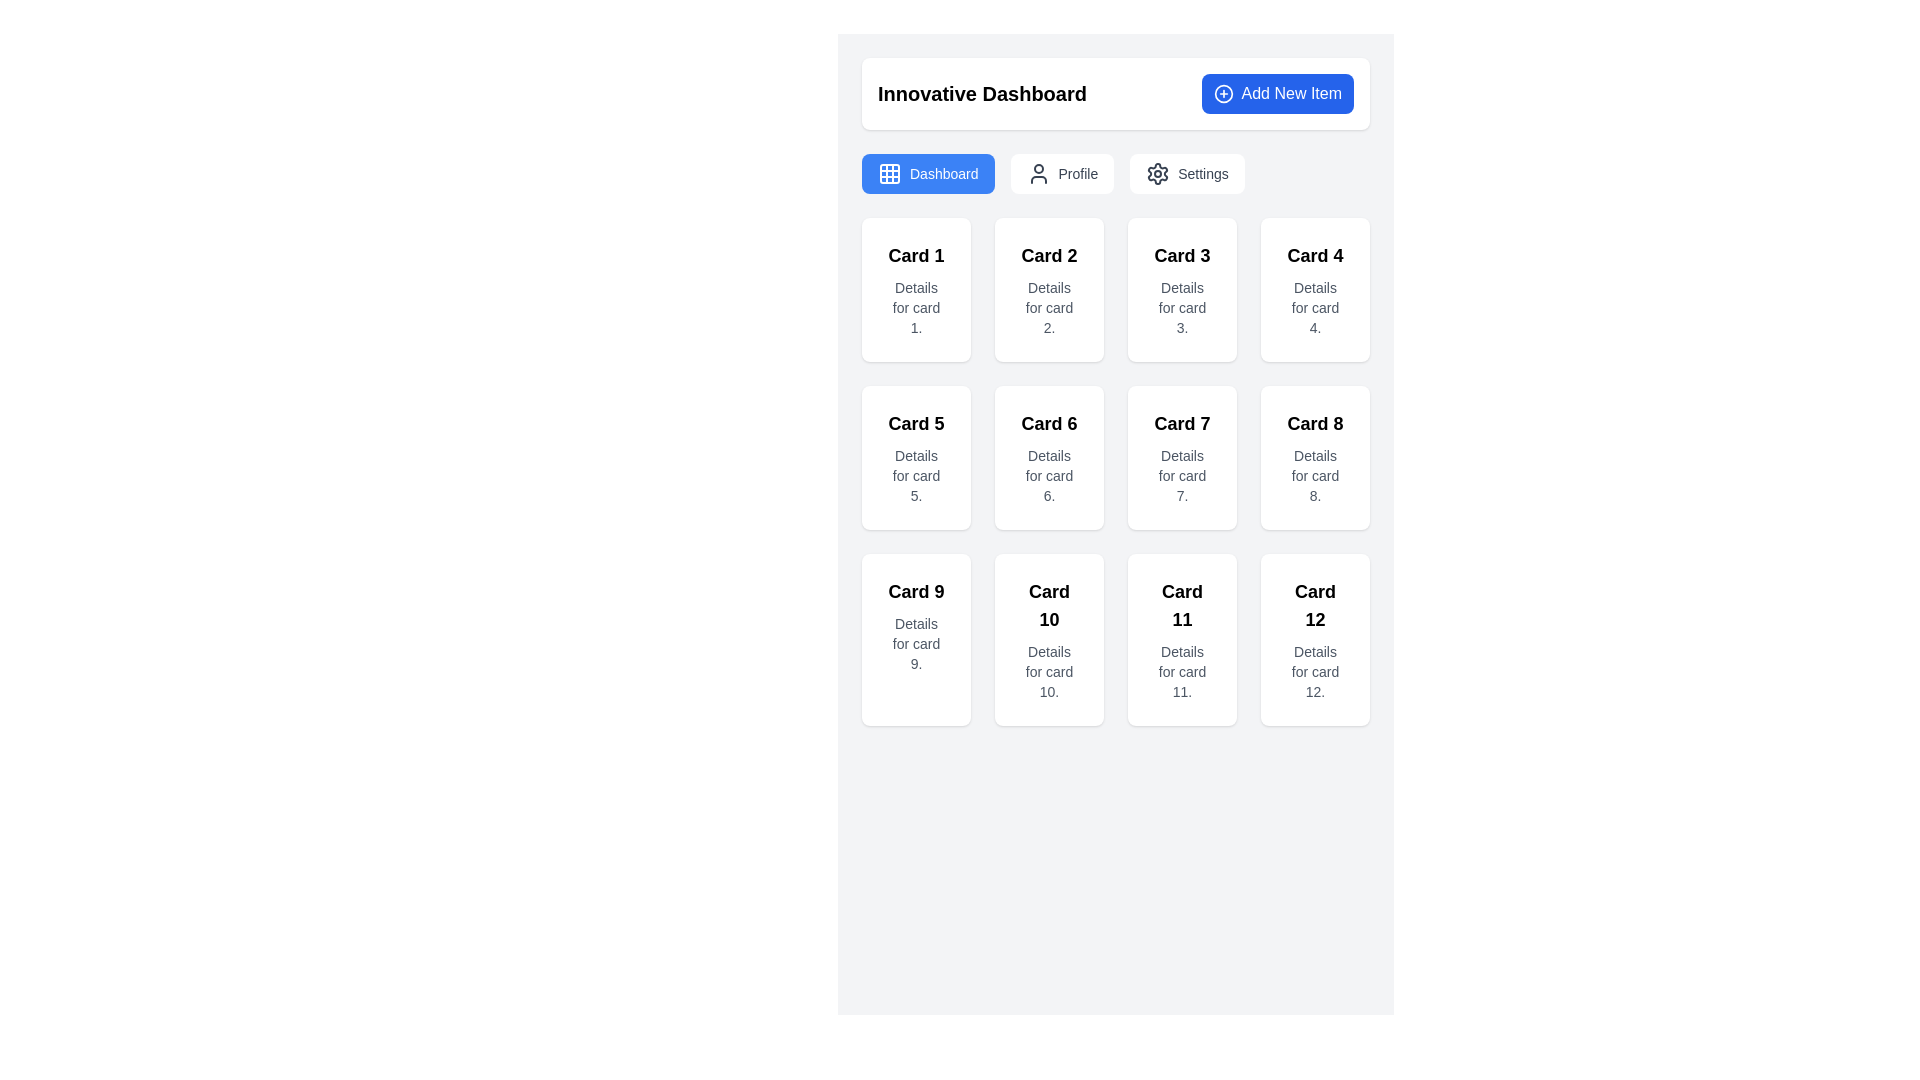 The height and width of the screenshot is (1080, 1920). Describe the element at coordinates (1315, 254) in the screenshot. I see `text label that serves as the title of the card identified as 'Card 4', located in the first row and fourth column of the grid layout` at that location.